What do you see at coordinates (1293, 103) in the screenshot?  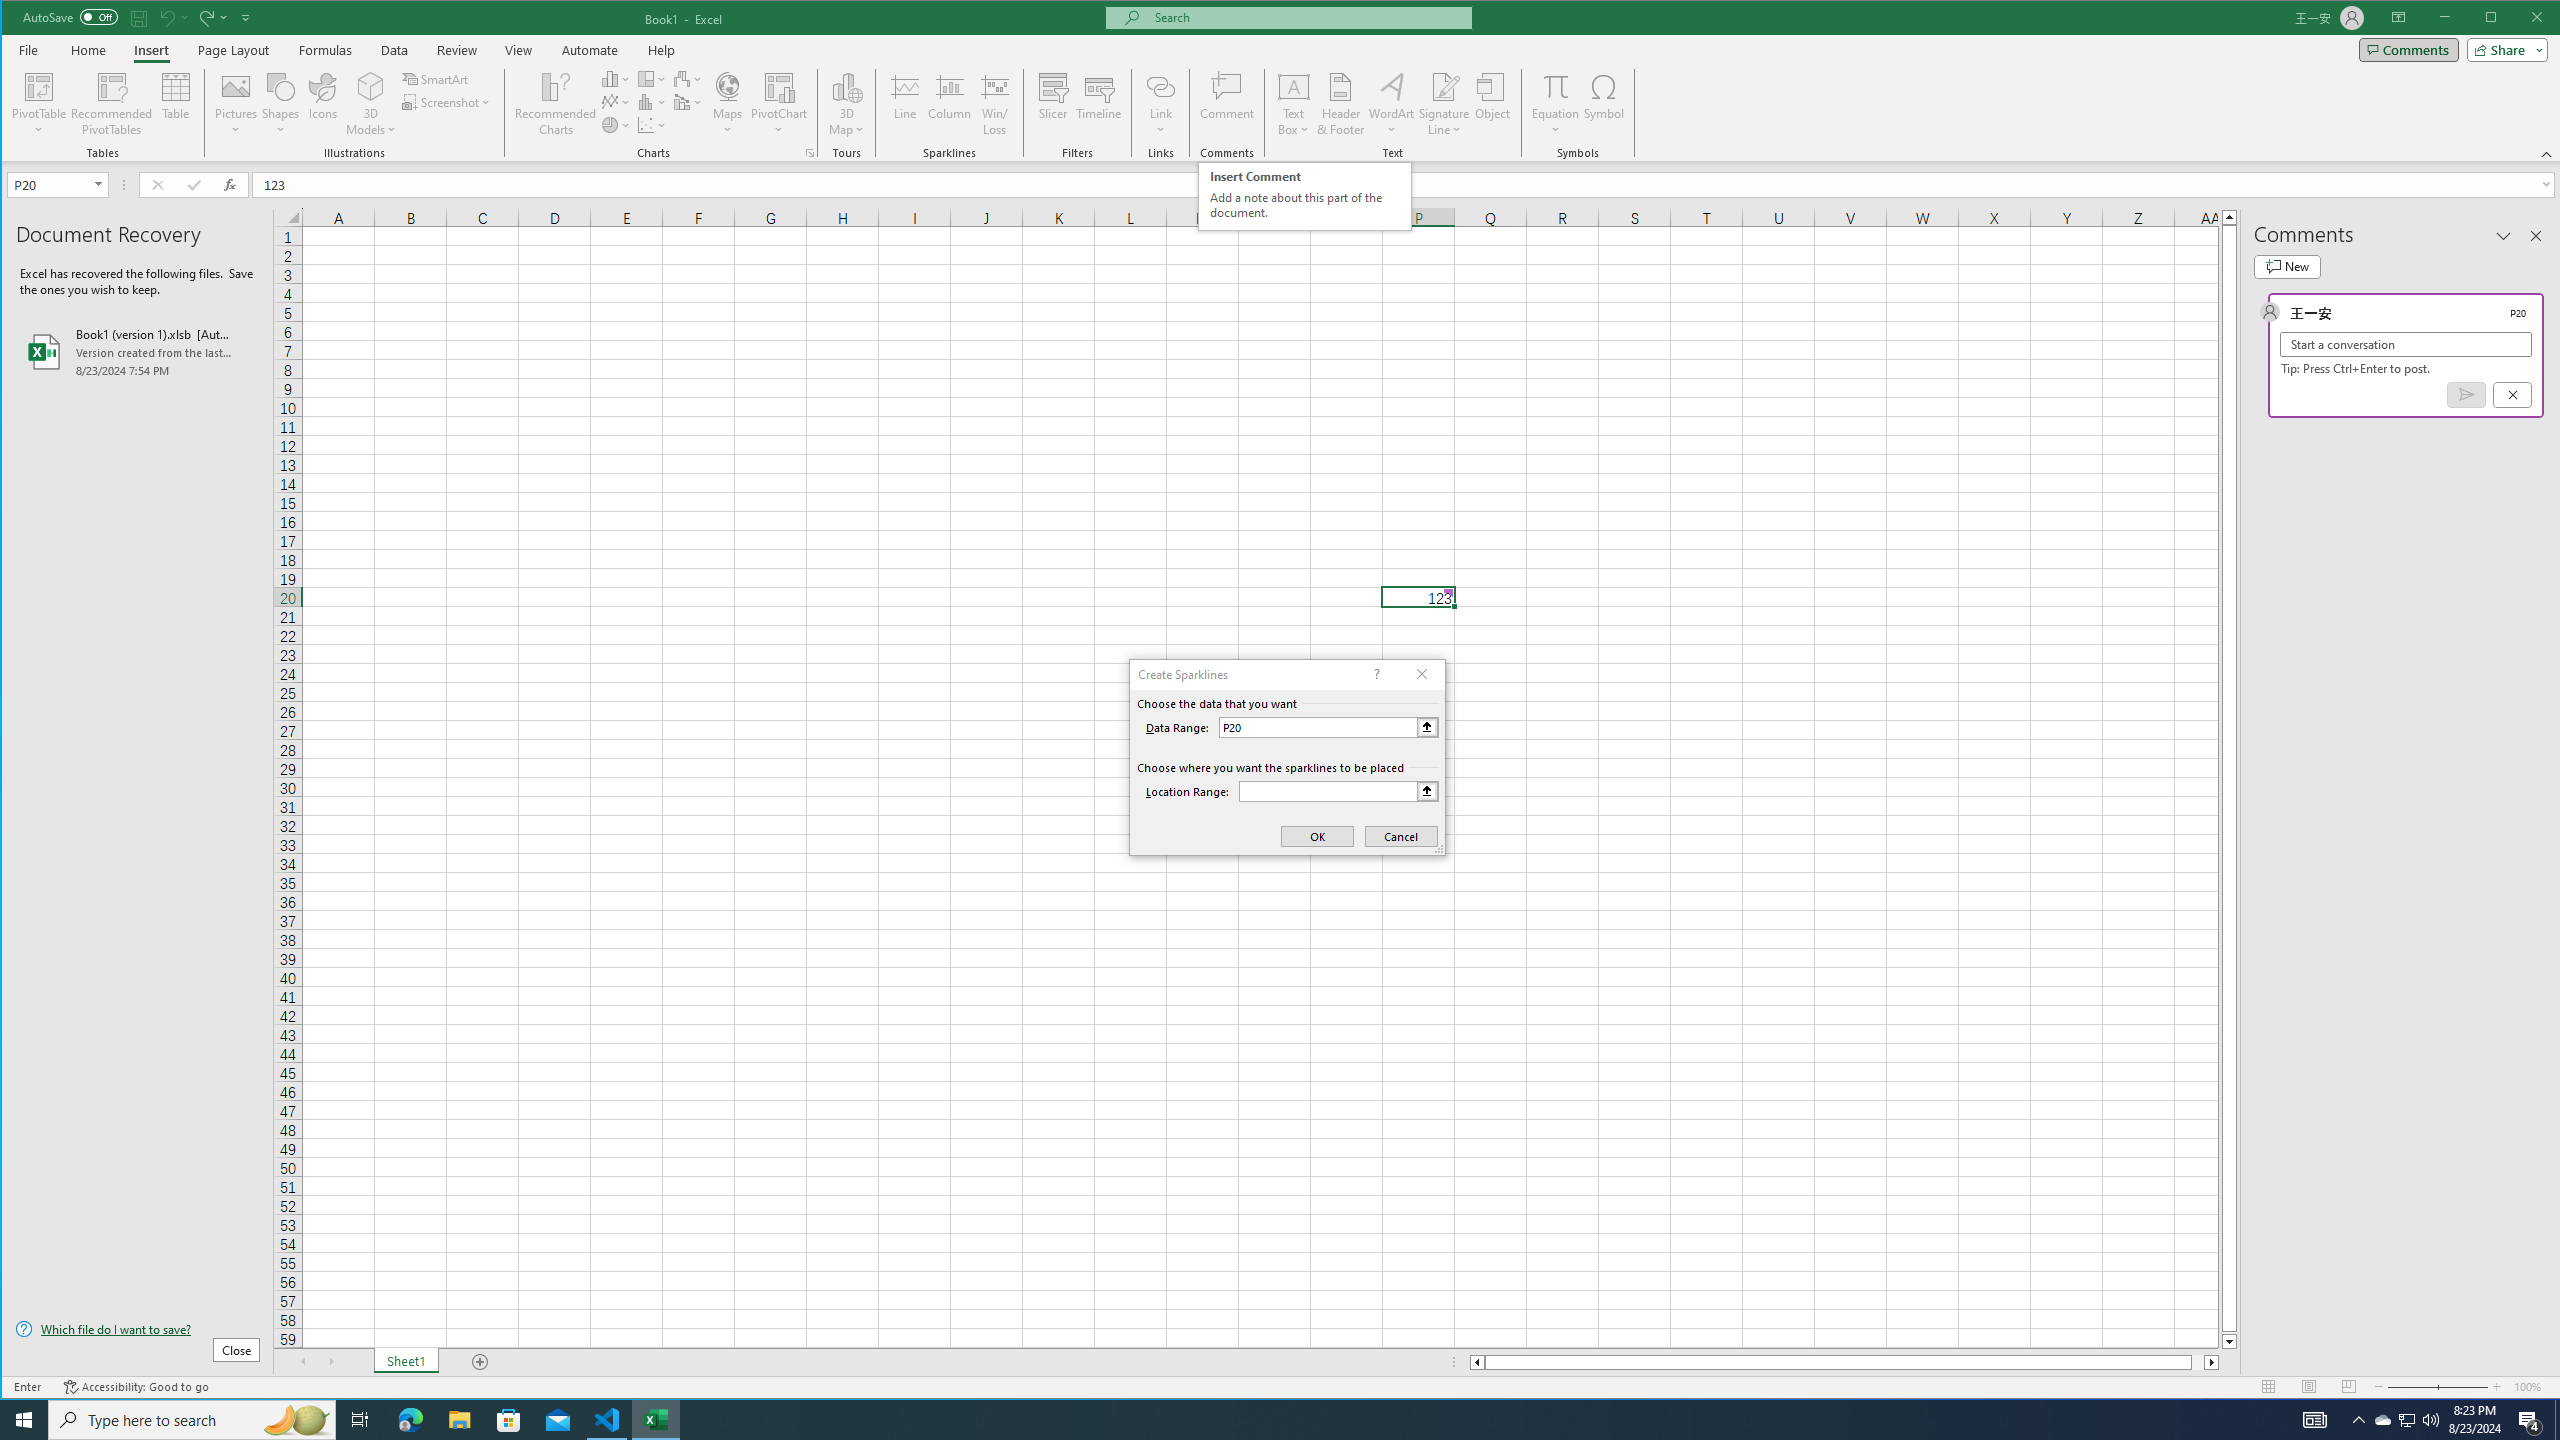 I see `'Text Box'` at bounding box center [1293, 103].